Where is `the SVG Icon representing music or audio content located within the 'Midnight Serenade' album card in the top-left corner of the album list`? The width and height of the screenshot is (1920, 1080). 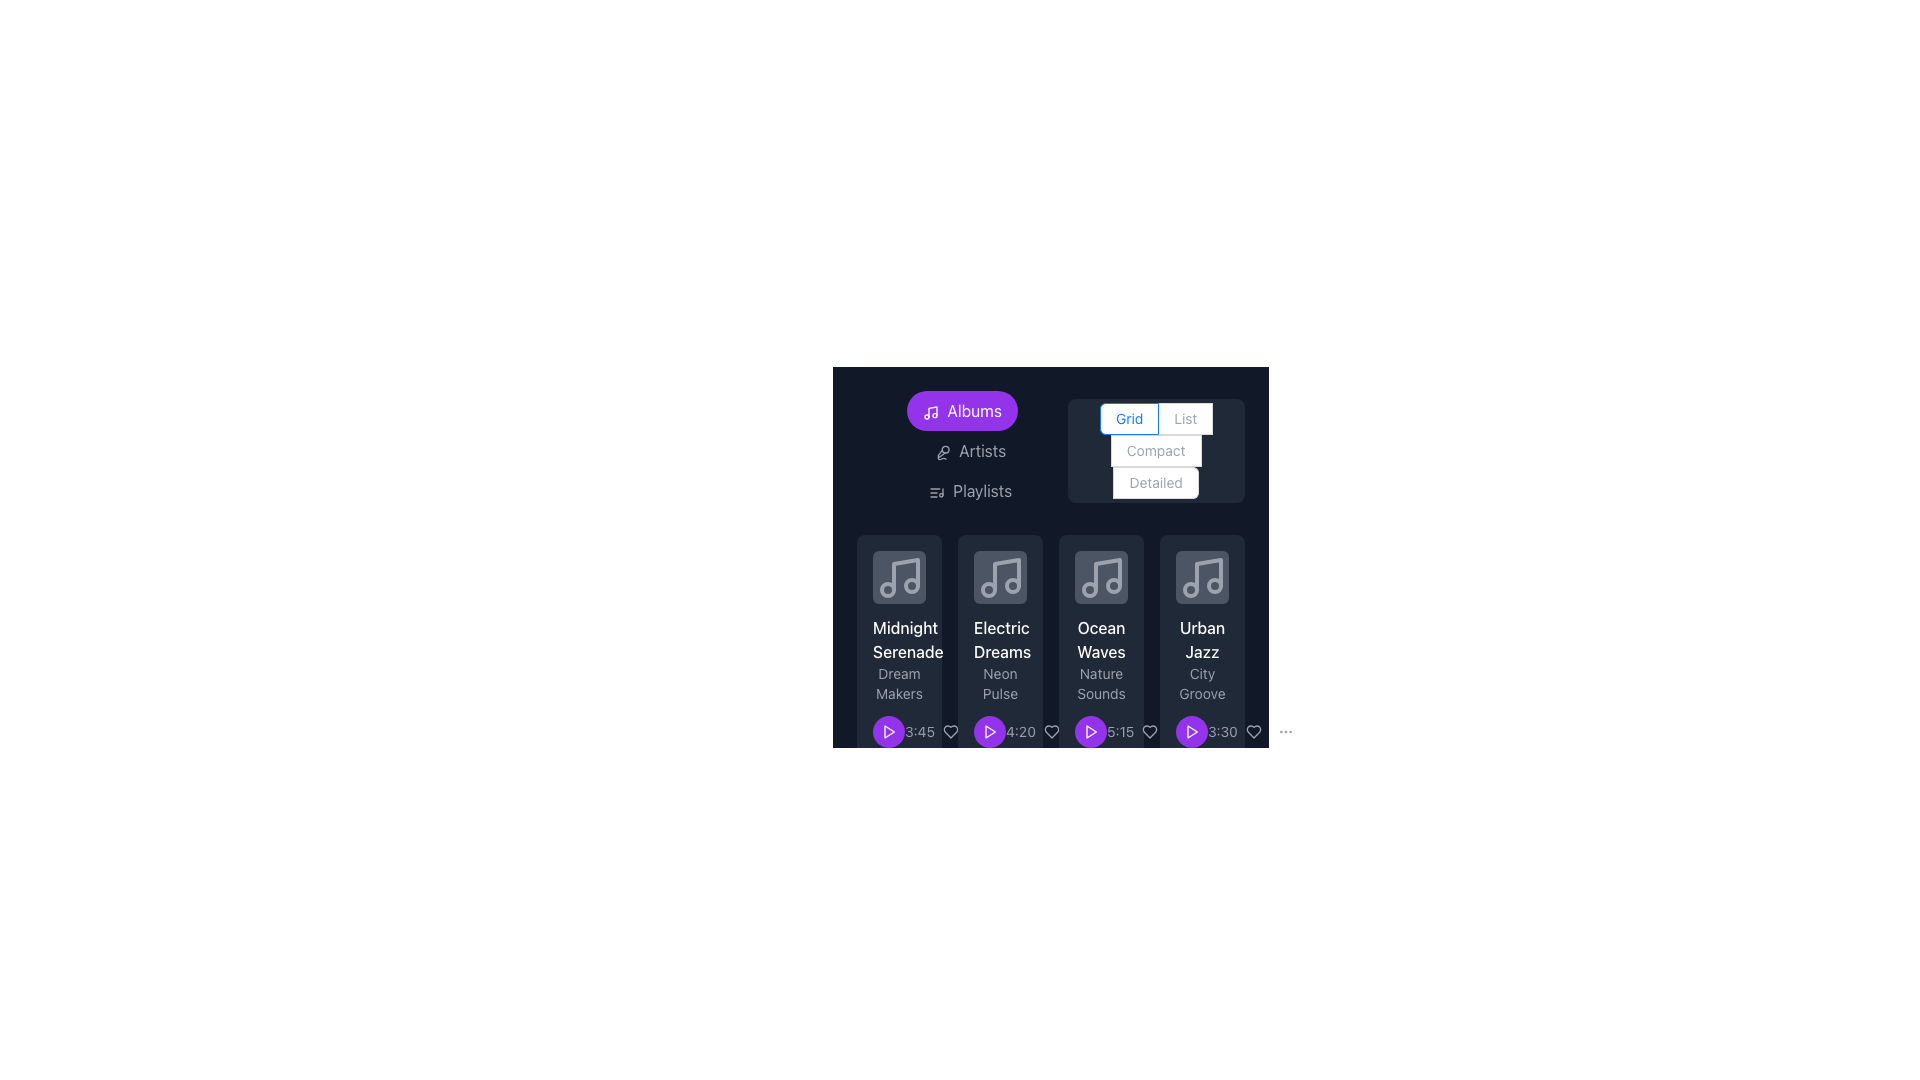
the SVG Icon representing music or audio content located within the 'Midnight Serenade' album card in the top-left corner of the album list is located at coordinates (898, 577).